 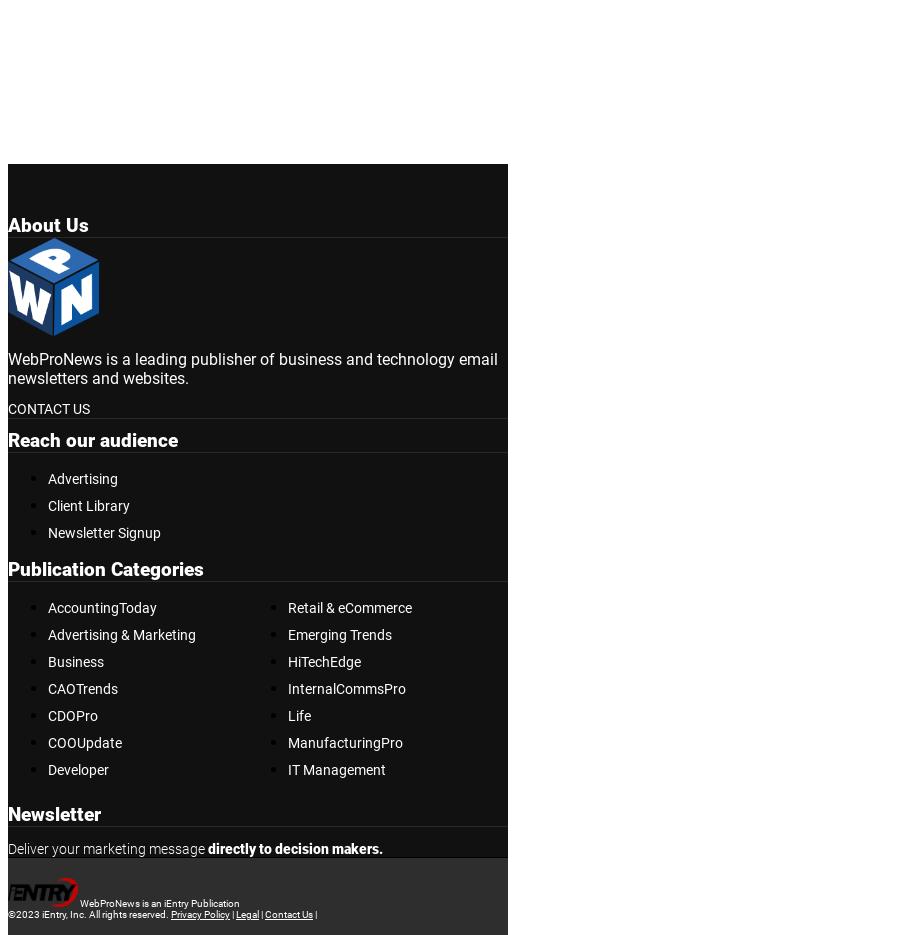 I want to click on 'Life', so click(x=299, y=715).